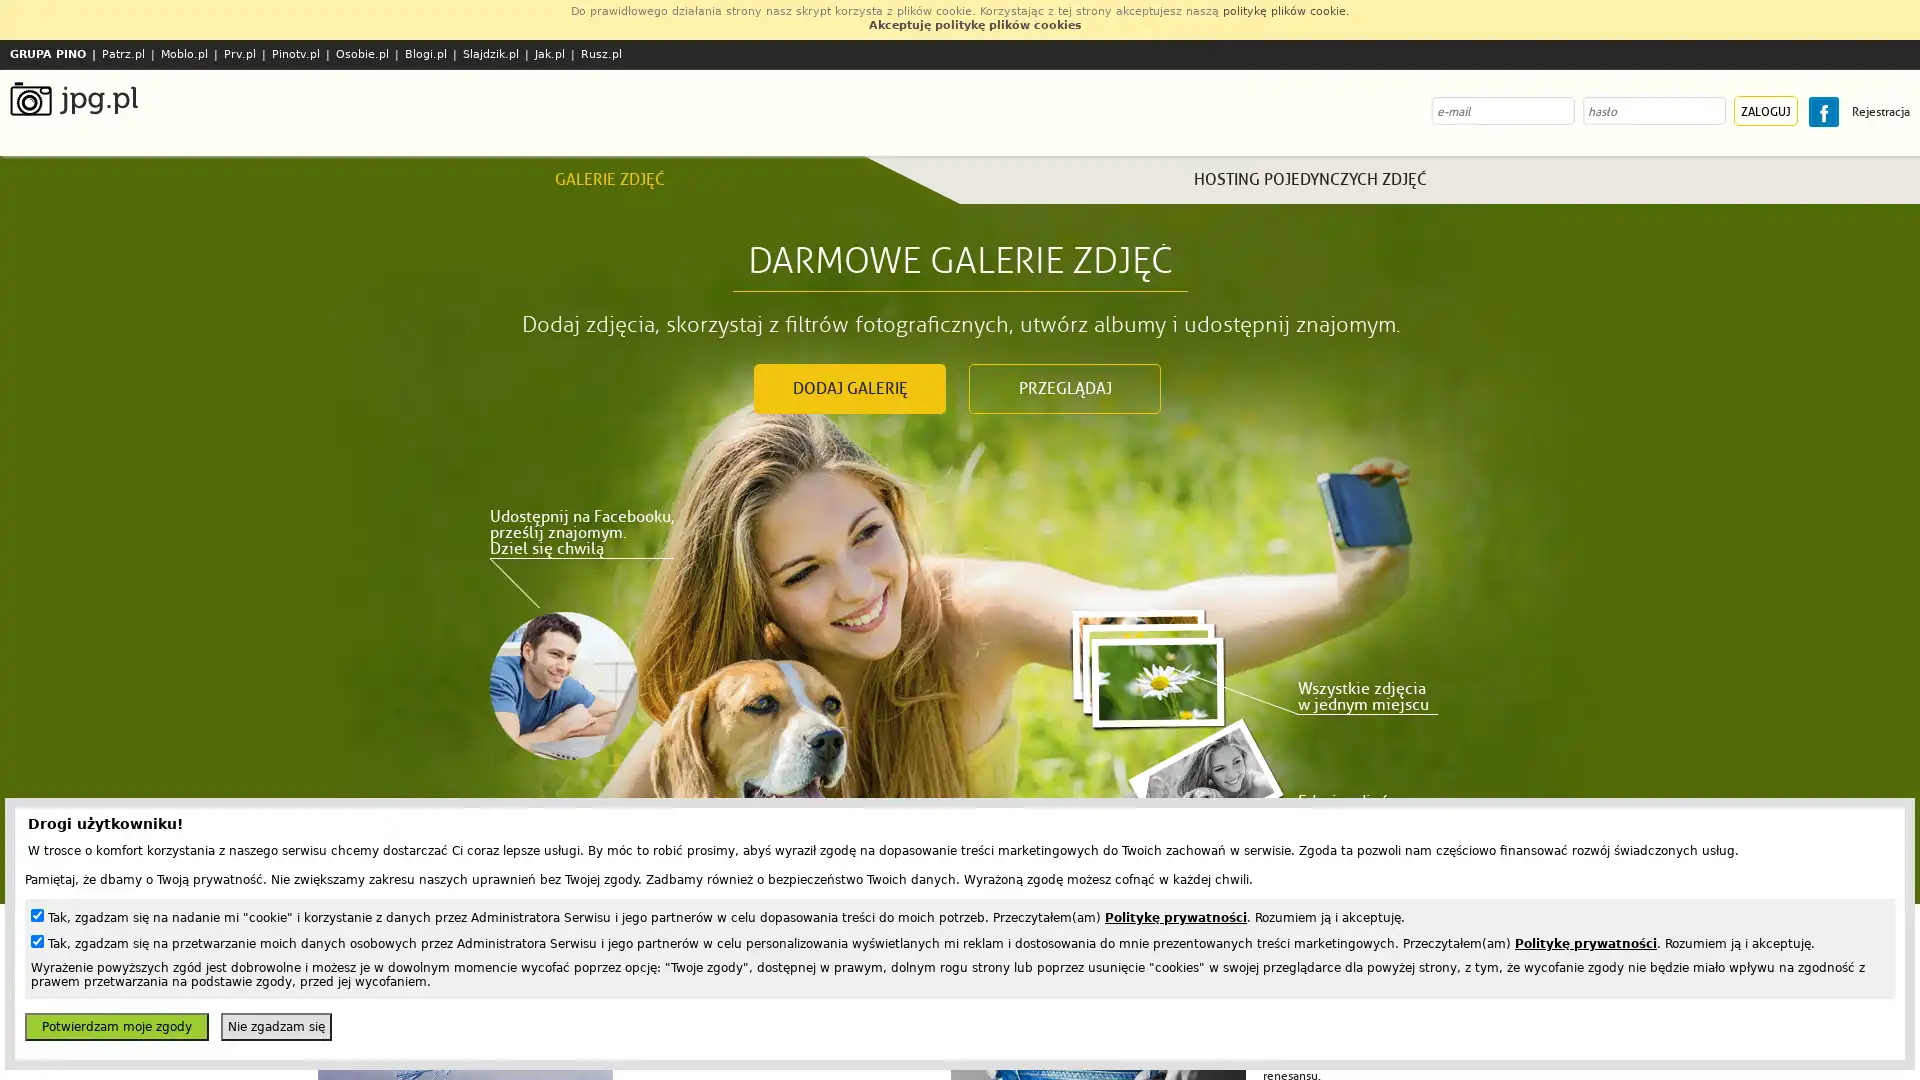 The width and height of the screenshot is (1920, 1080). What do you see at coordinates (1766, 111) in the screenshot?
I see `Zaloguj` at bounding box center [1766, 111].